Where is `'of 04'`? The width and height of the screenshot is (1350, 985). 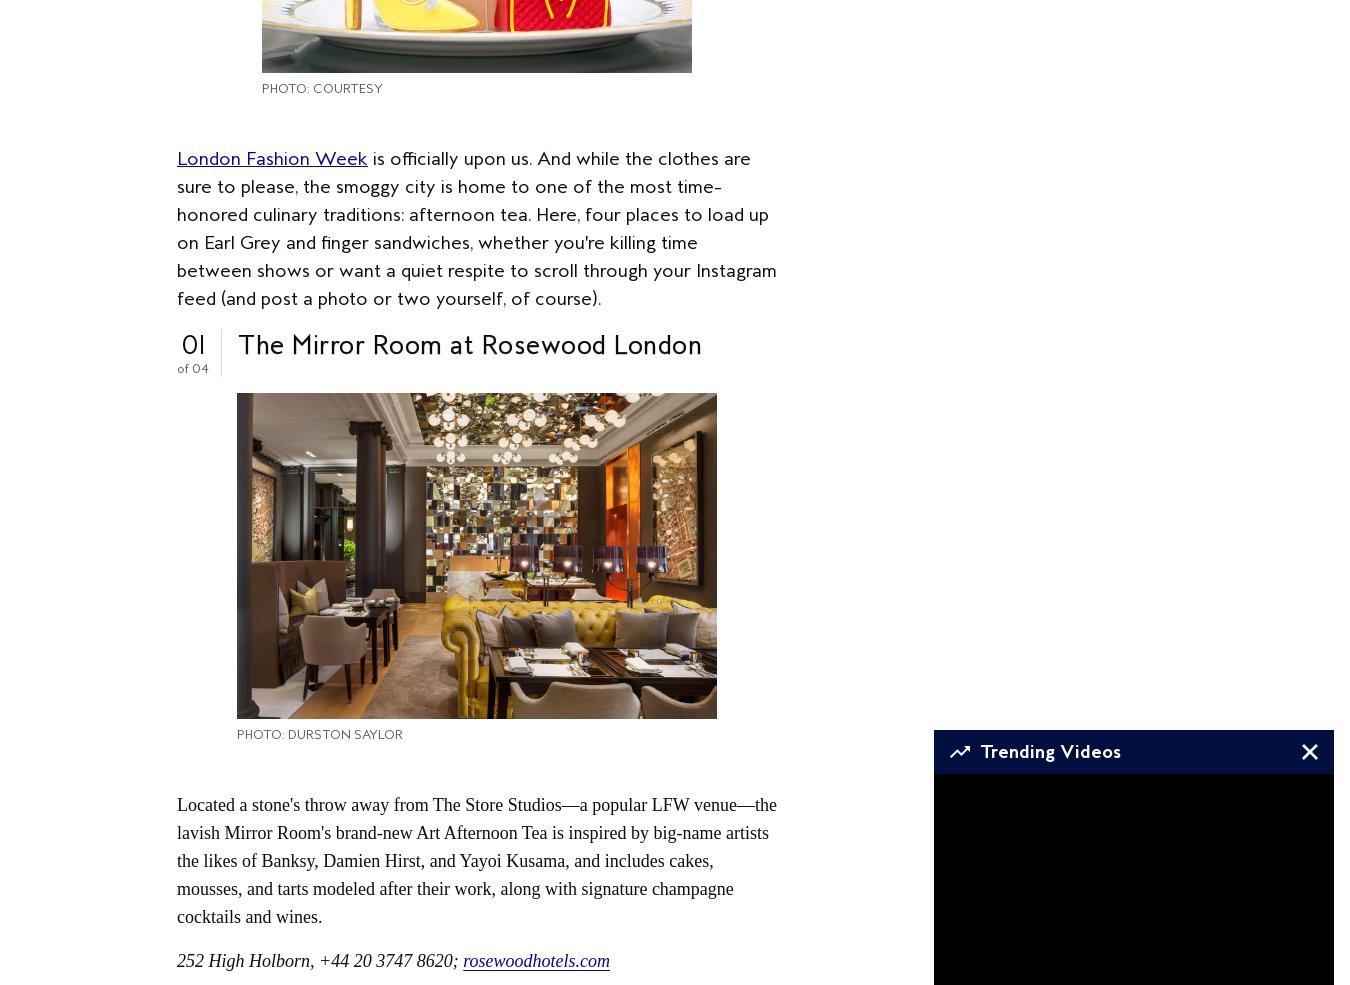 'of 04' is located at coordinates (193, 367).